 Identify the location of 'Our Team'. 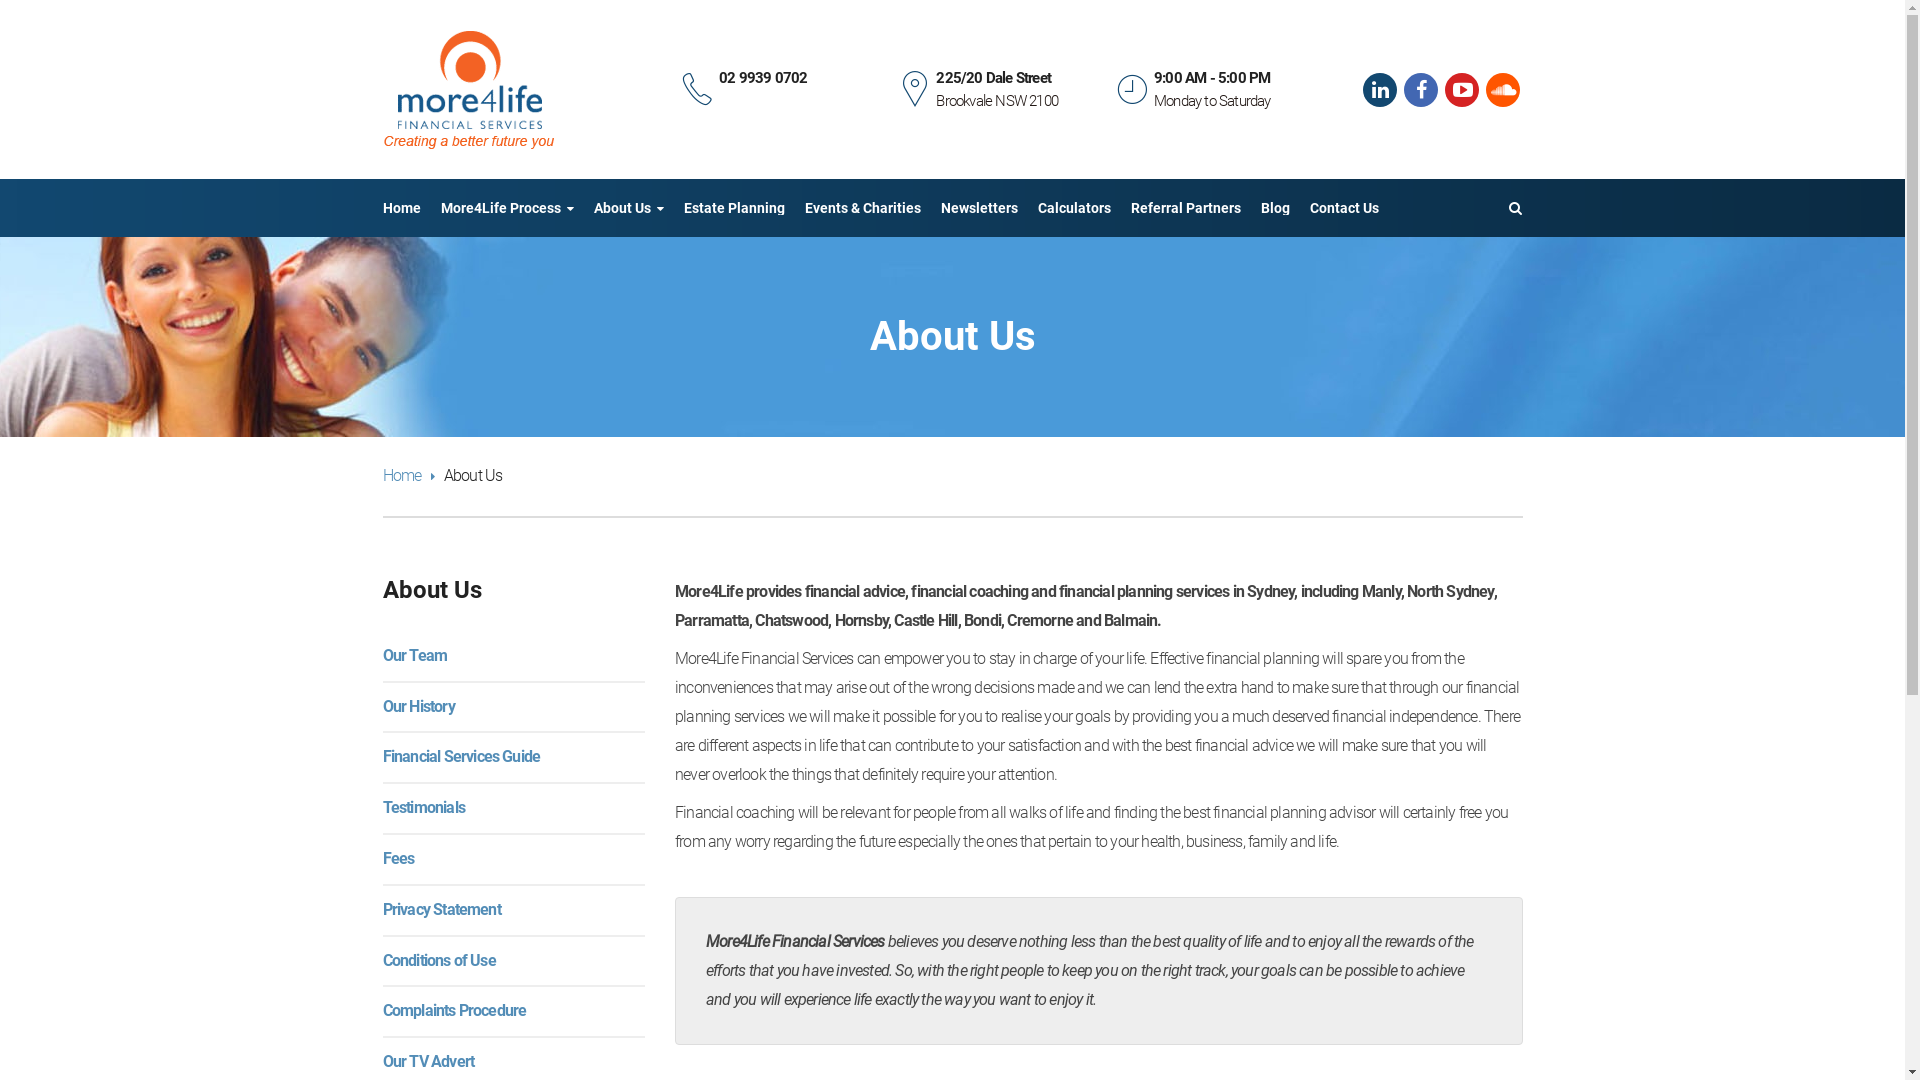
(413, 655).